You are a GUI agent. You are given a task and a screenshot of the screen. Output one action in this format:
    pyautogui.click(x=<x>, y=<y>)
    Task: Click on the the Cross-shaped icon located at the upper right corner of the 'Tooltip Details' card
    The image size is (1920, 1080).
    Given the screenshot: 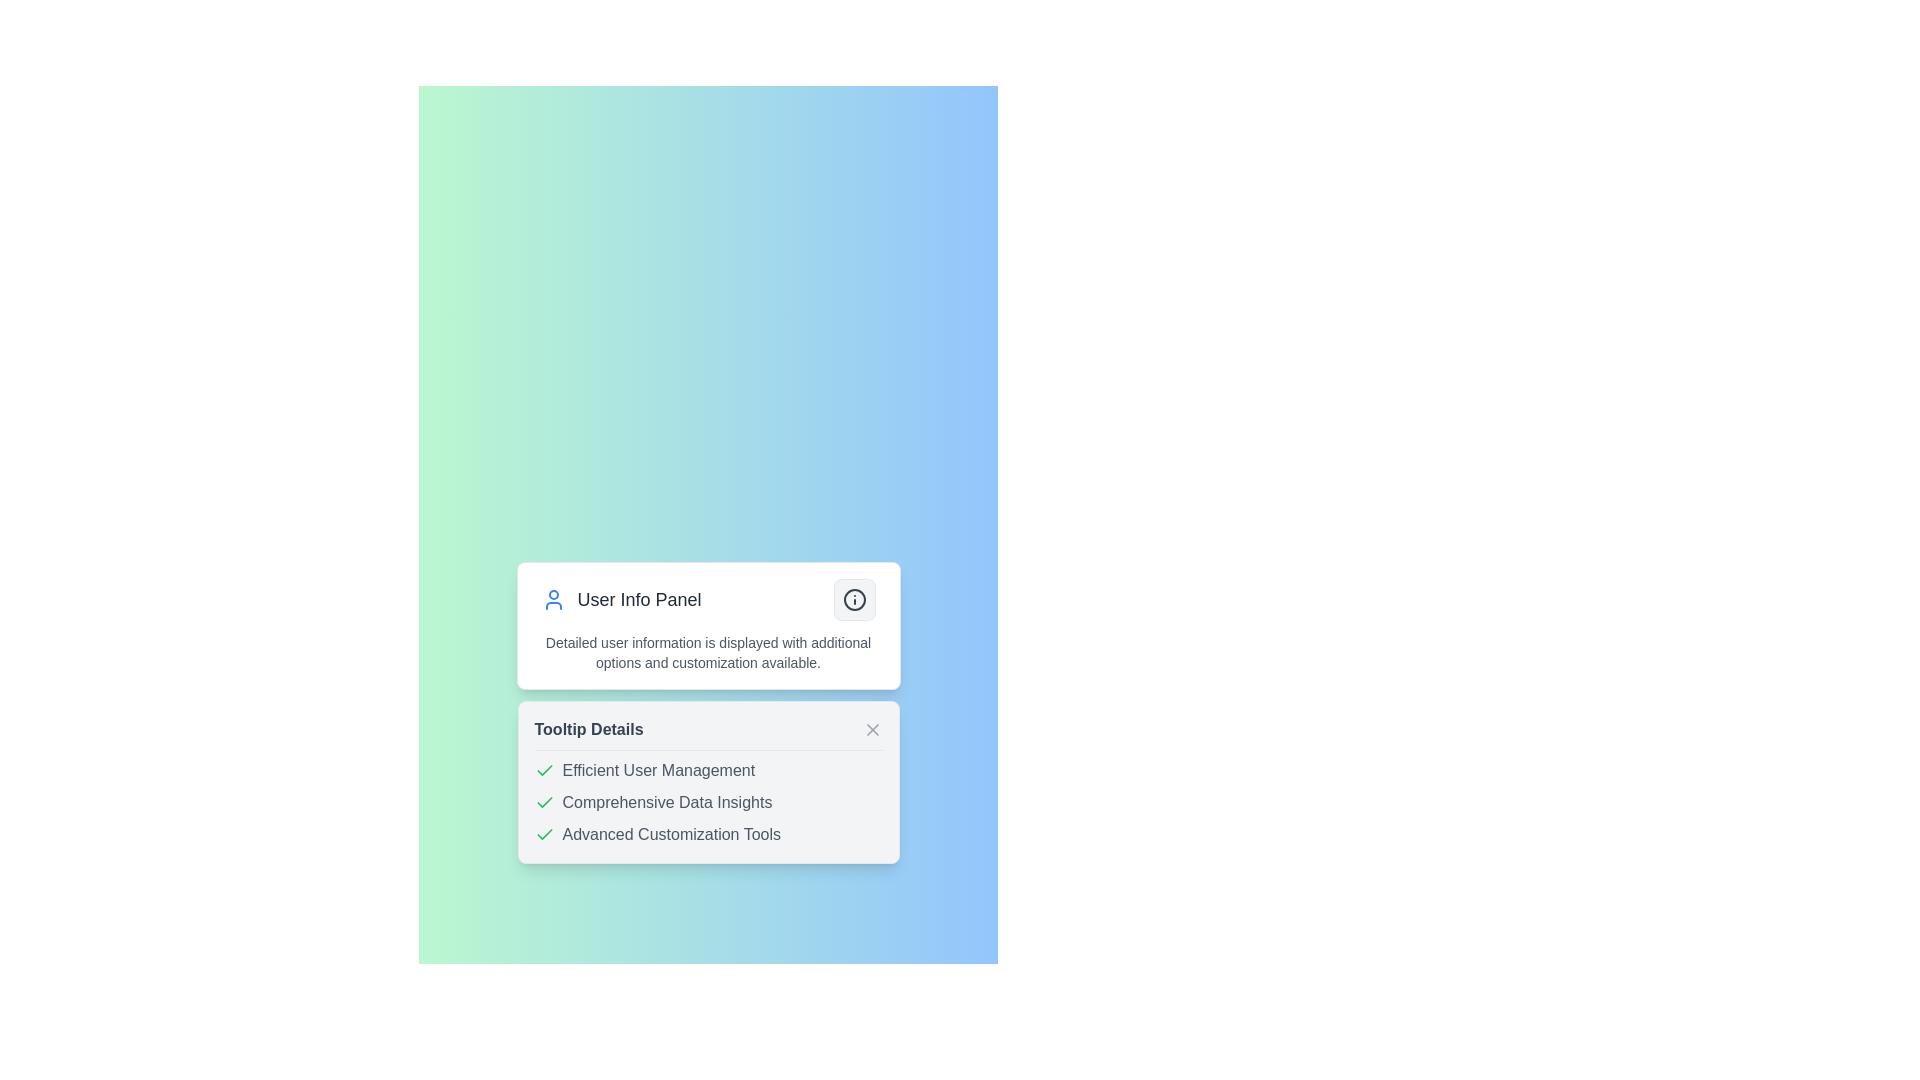 What is the action you would take?
    pyautogui.click(x=872, y=729)
    